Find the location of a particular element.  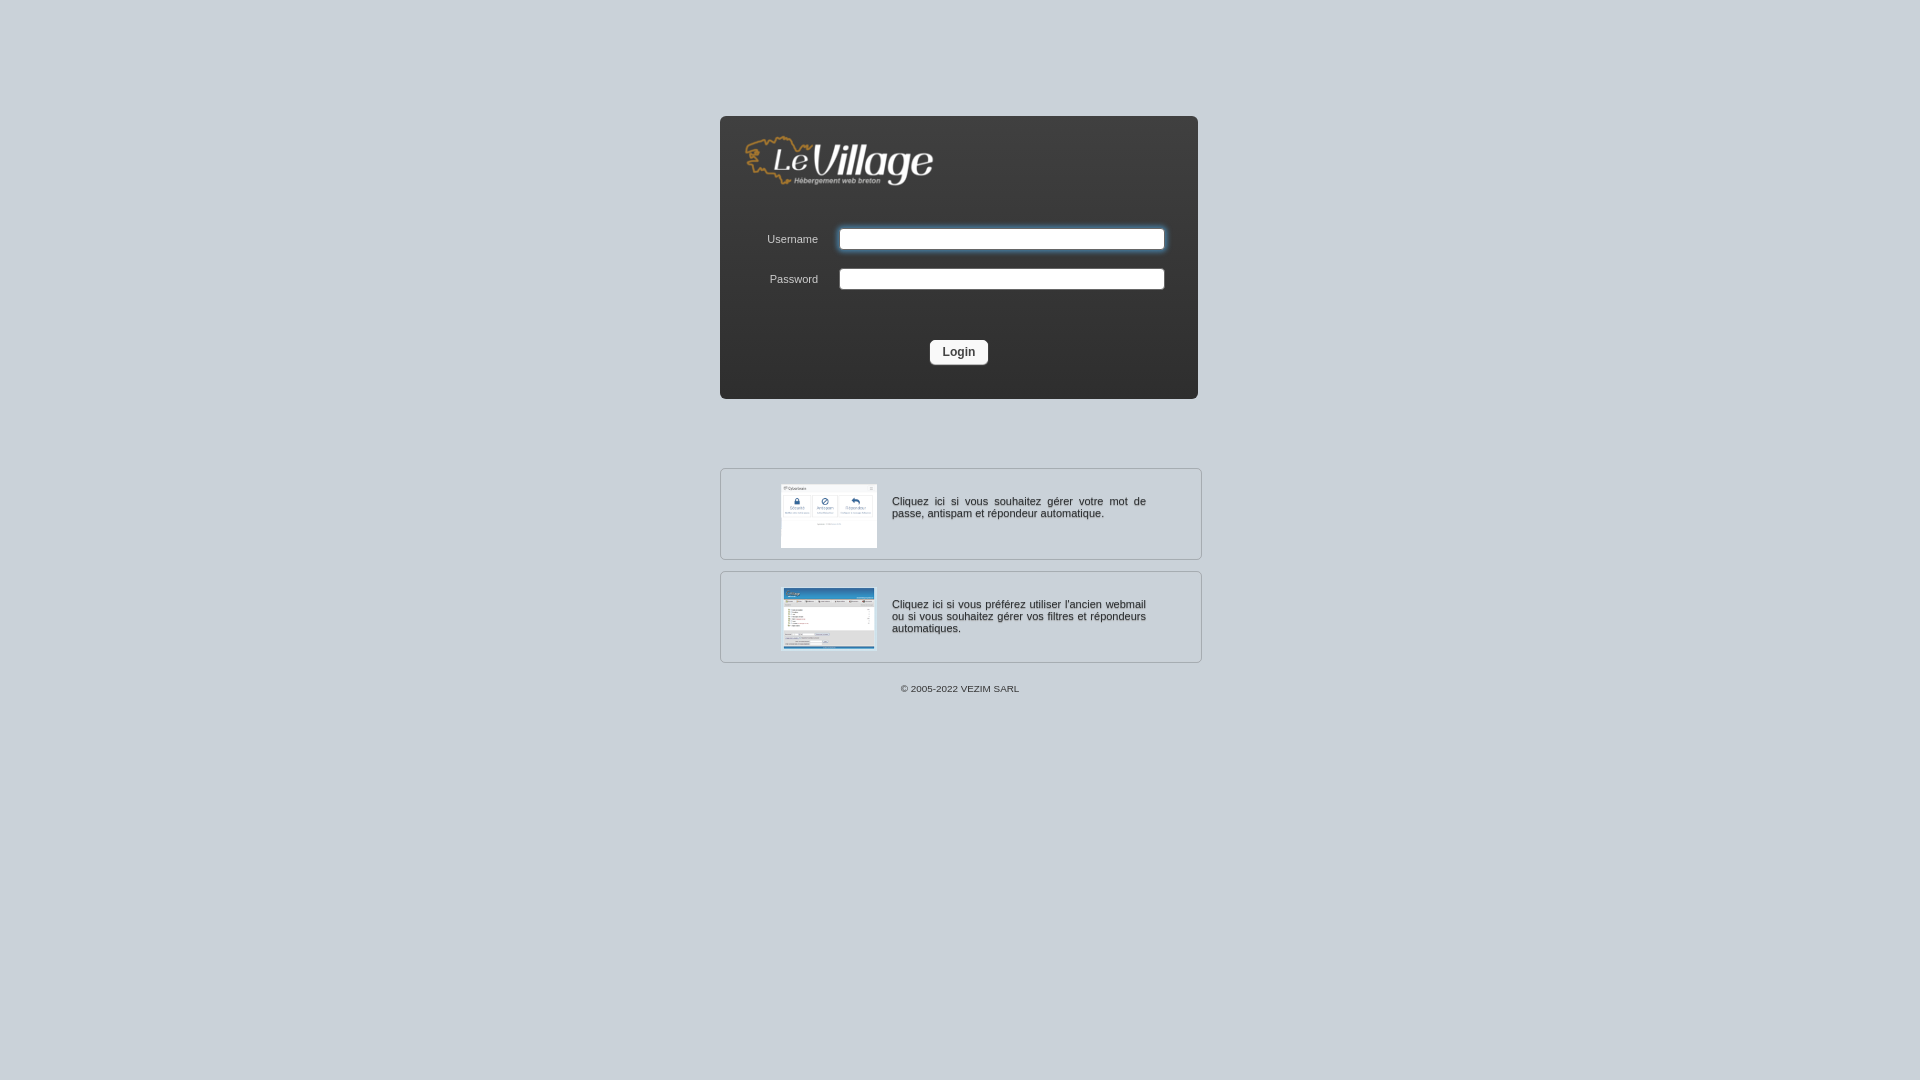

'Login' is located at coordinates (958, 350).